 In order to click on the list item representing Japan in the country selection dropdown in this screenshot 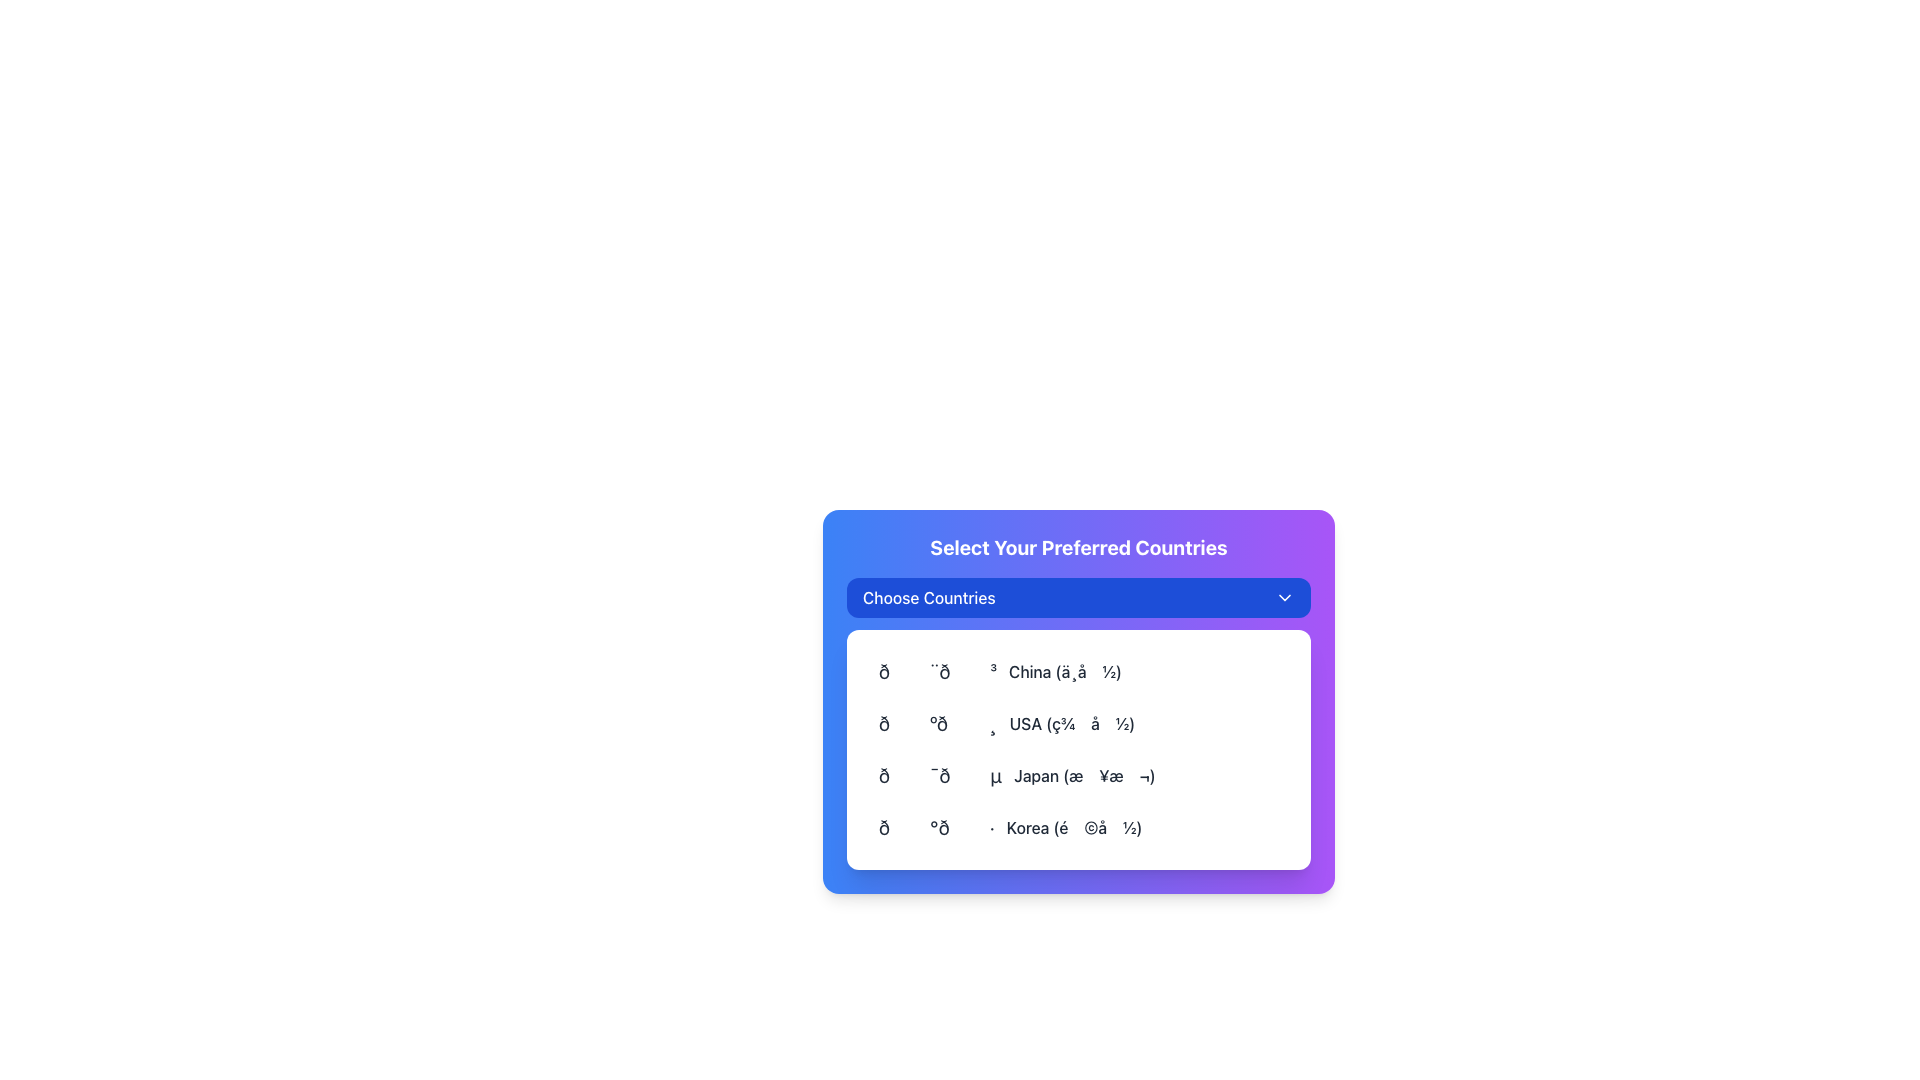, I will do `click(1017, 774)`.